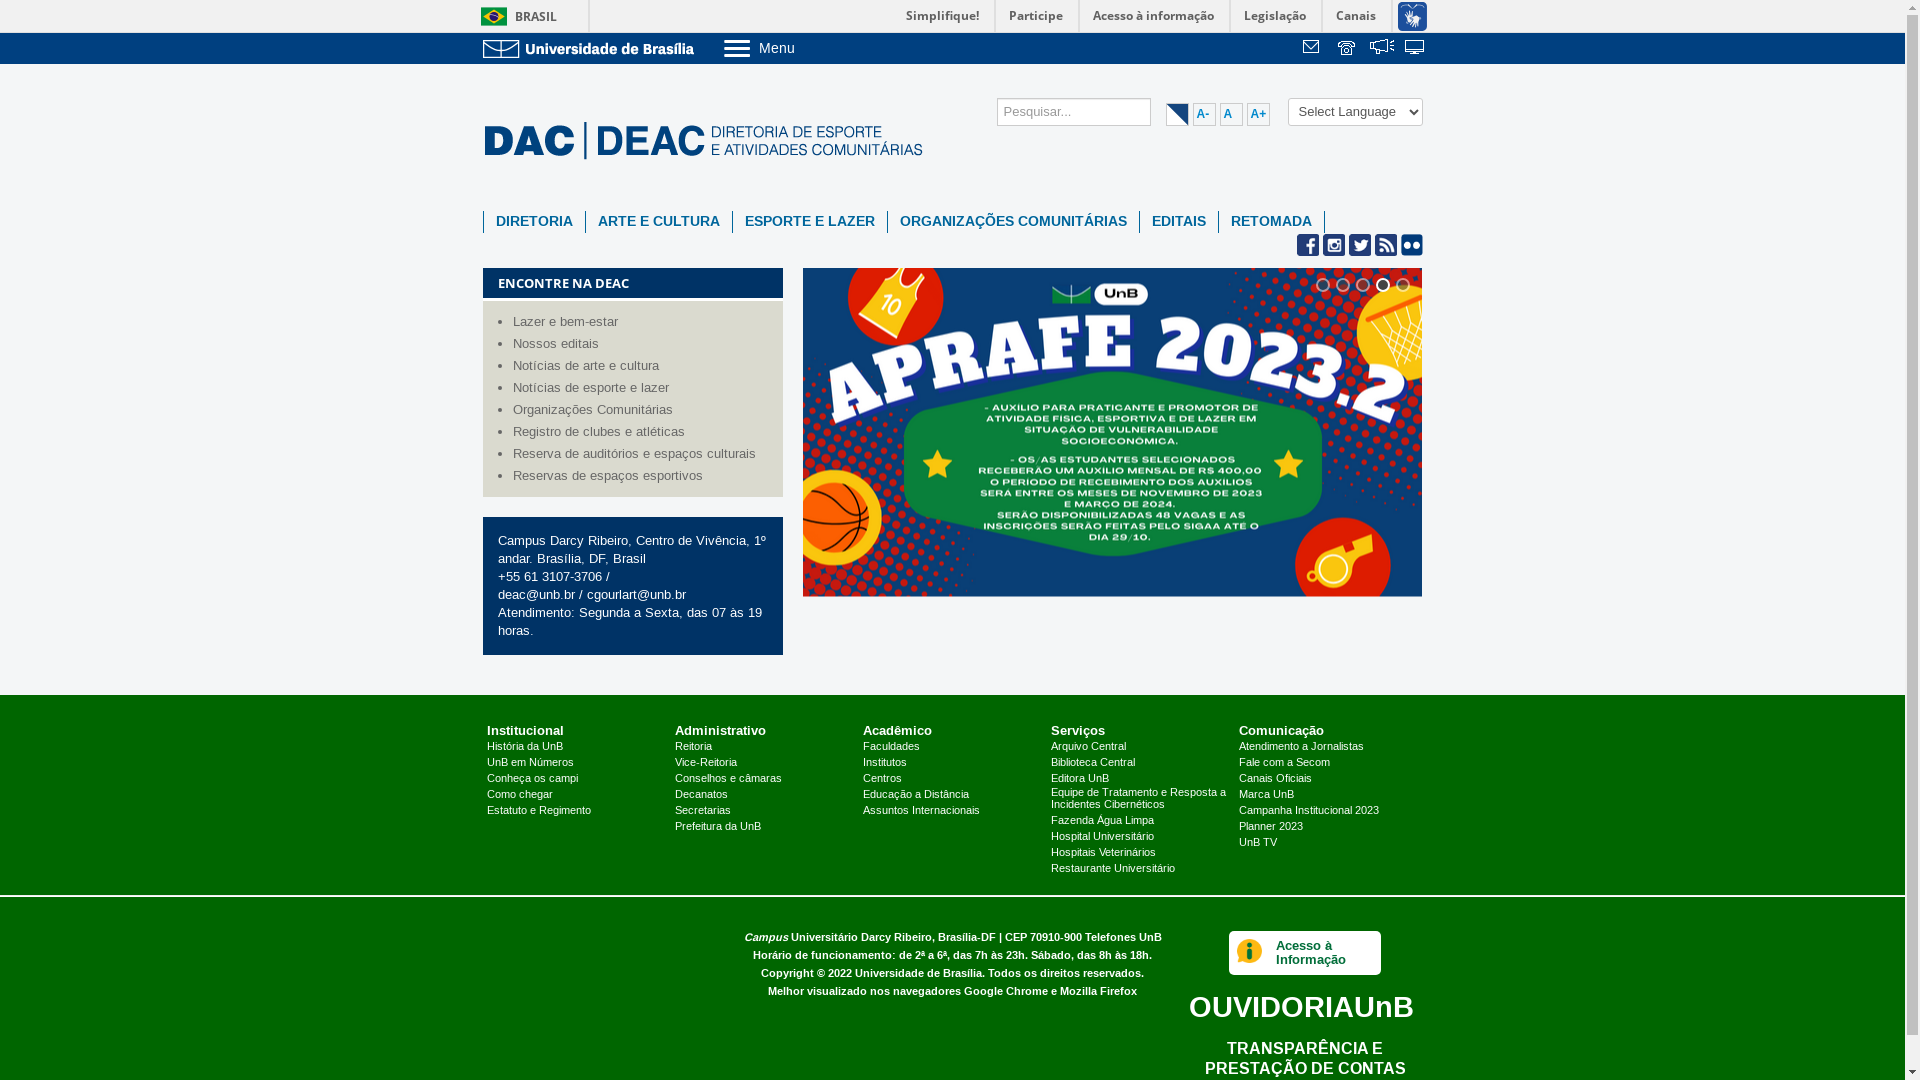  Describe the element at coordinates (705, 763) in the screenshot. I see `'Vice-Reitoria'` at that location.